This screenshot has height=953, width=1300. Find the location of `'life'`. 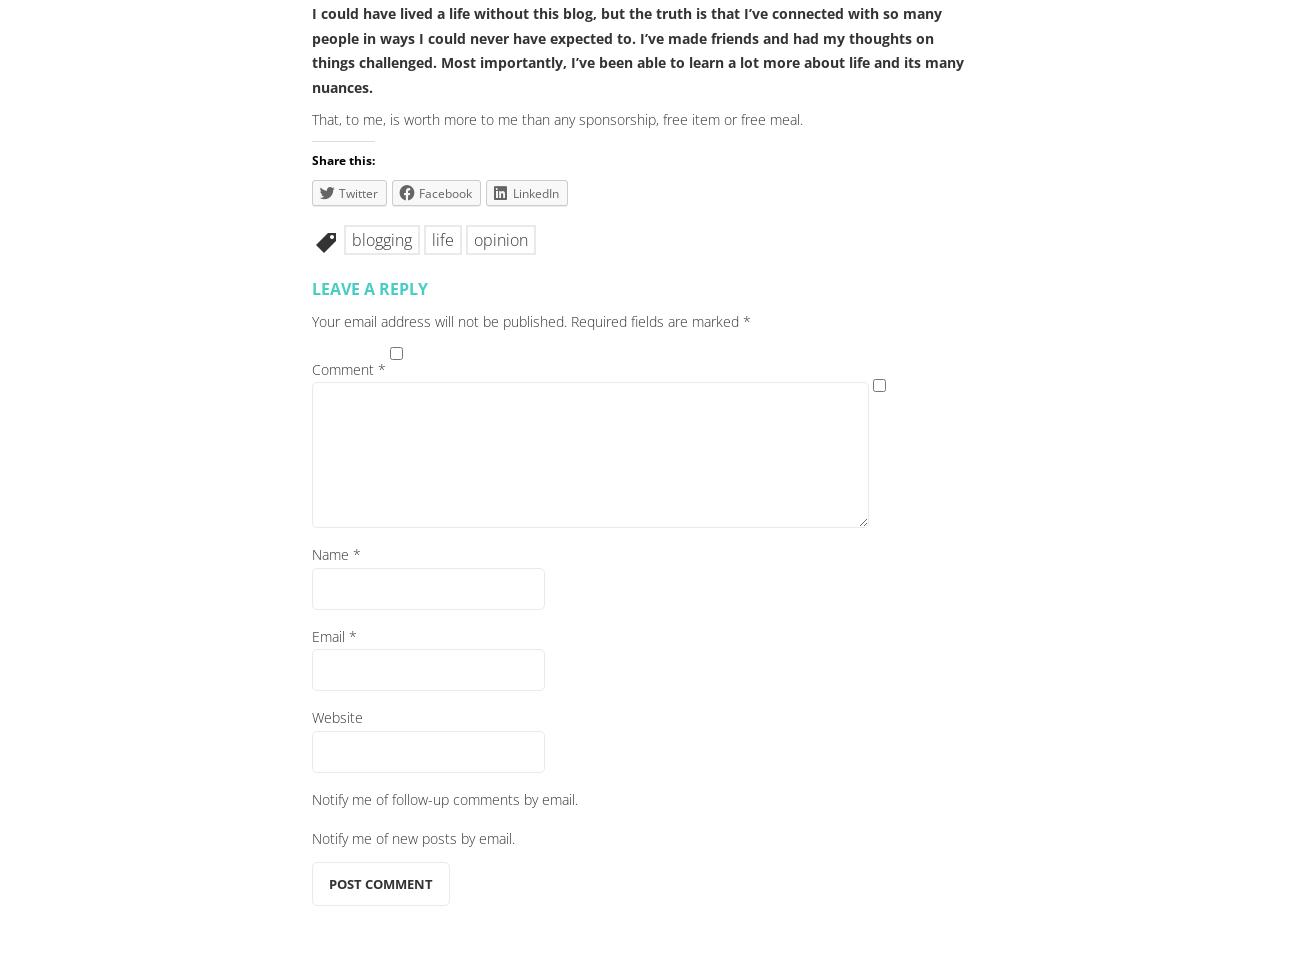

'life' is located at coordinates (442, 238).